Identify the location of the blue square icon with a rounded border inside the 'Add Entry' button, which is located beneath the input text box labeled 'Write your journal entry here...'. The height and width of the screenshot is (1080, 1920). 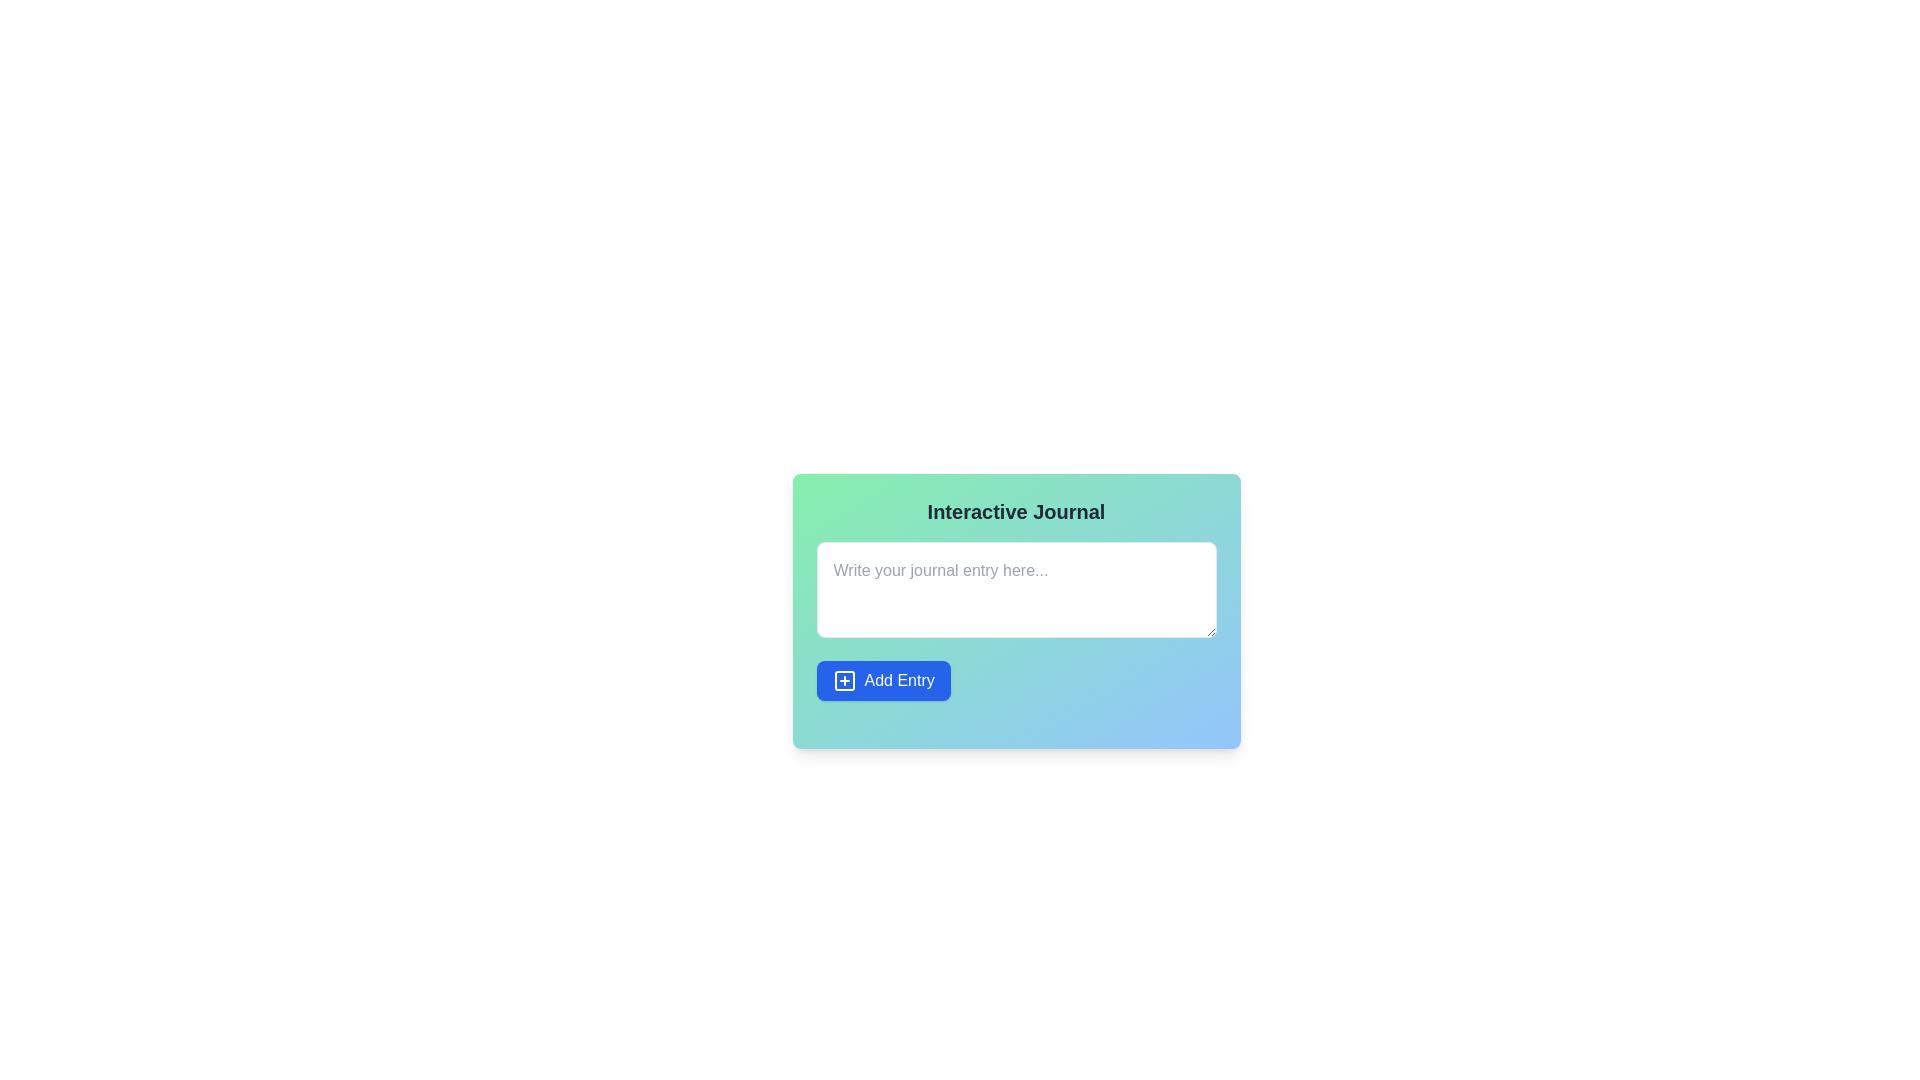
(844, 680).